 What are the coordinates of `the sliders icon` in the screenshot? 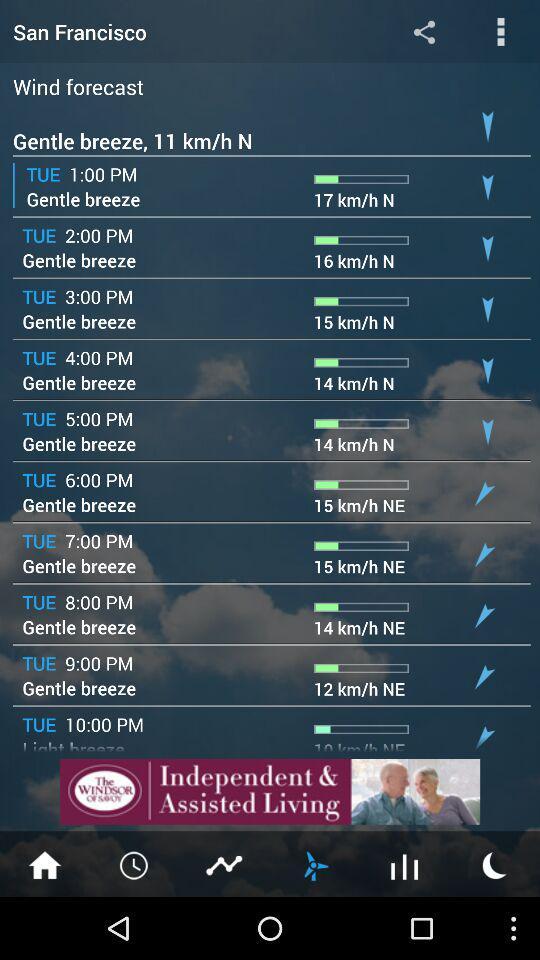 It's located at (405, 925).